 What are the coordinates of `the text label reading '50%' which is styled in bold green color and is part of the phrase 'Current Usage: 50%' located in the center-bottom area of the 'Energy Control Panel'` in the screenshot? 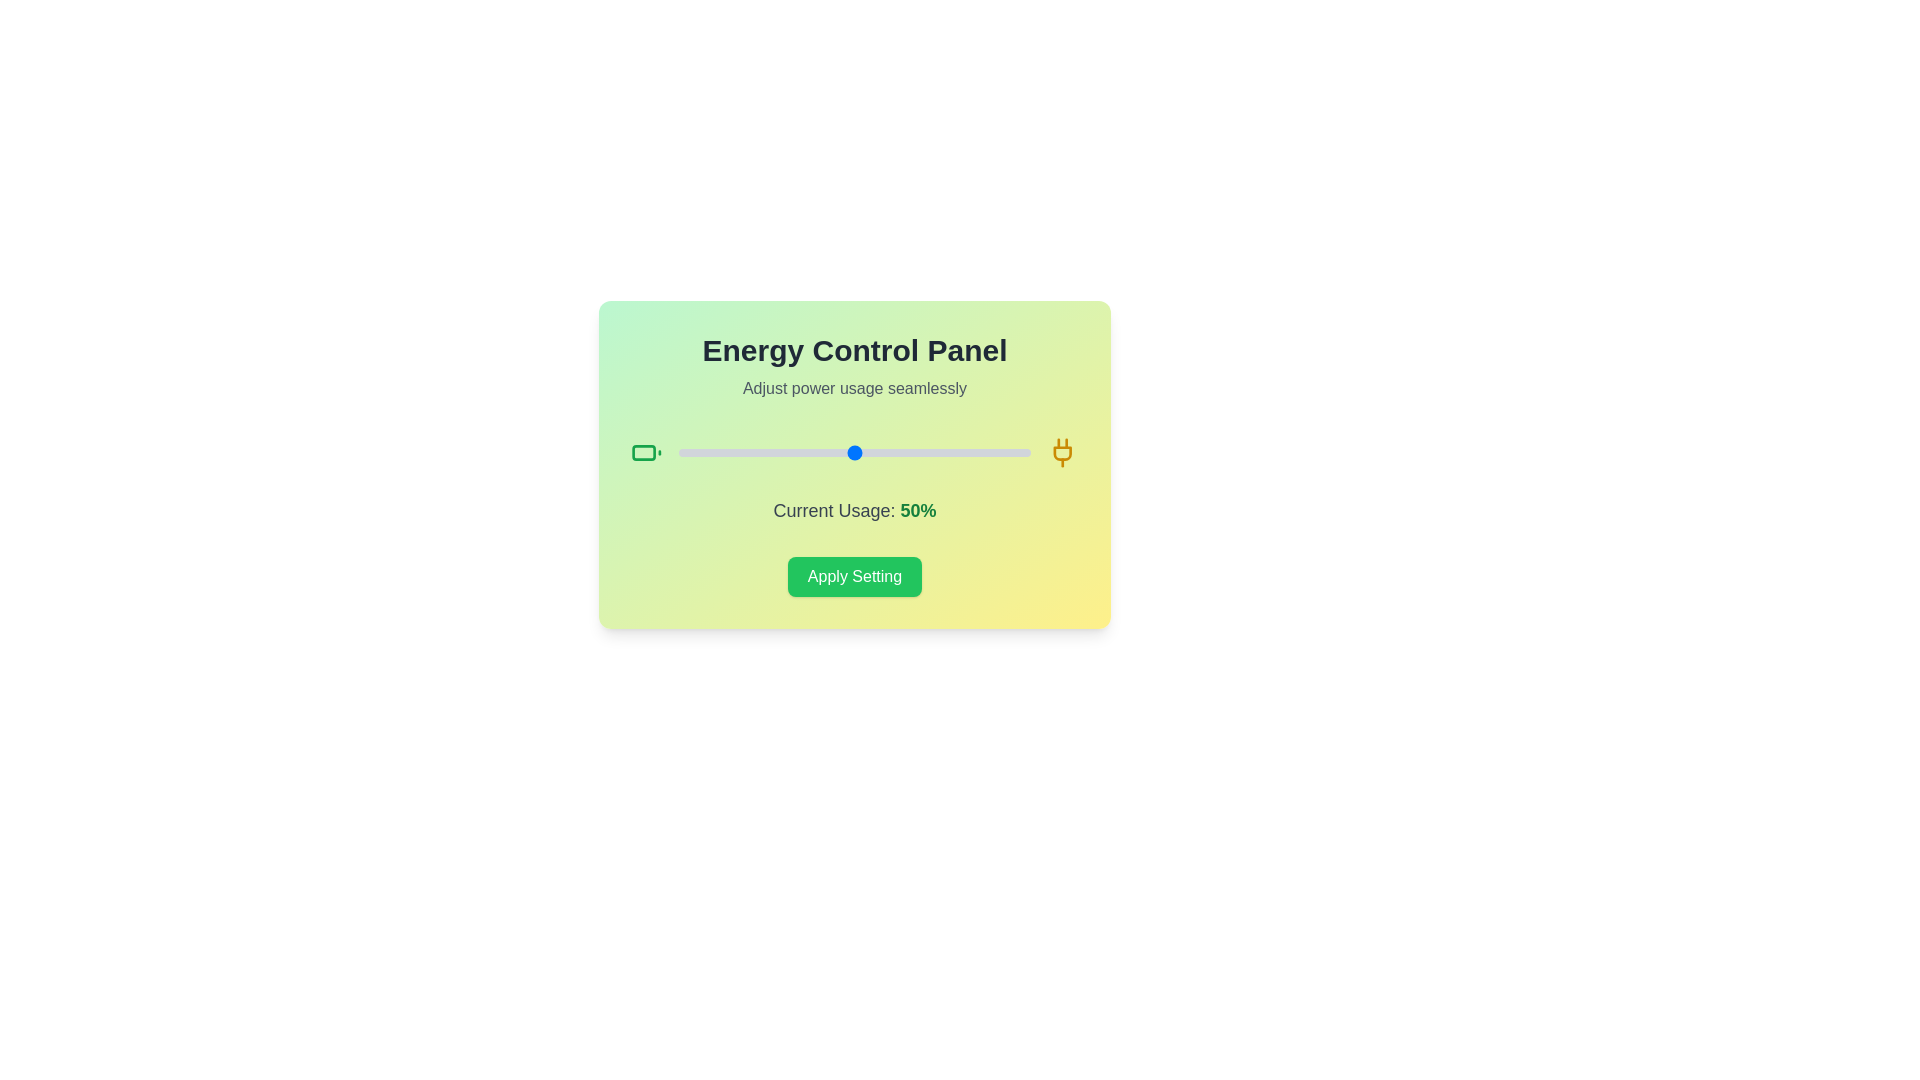 It's located at (917, 509).